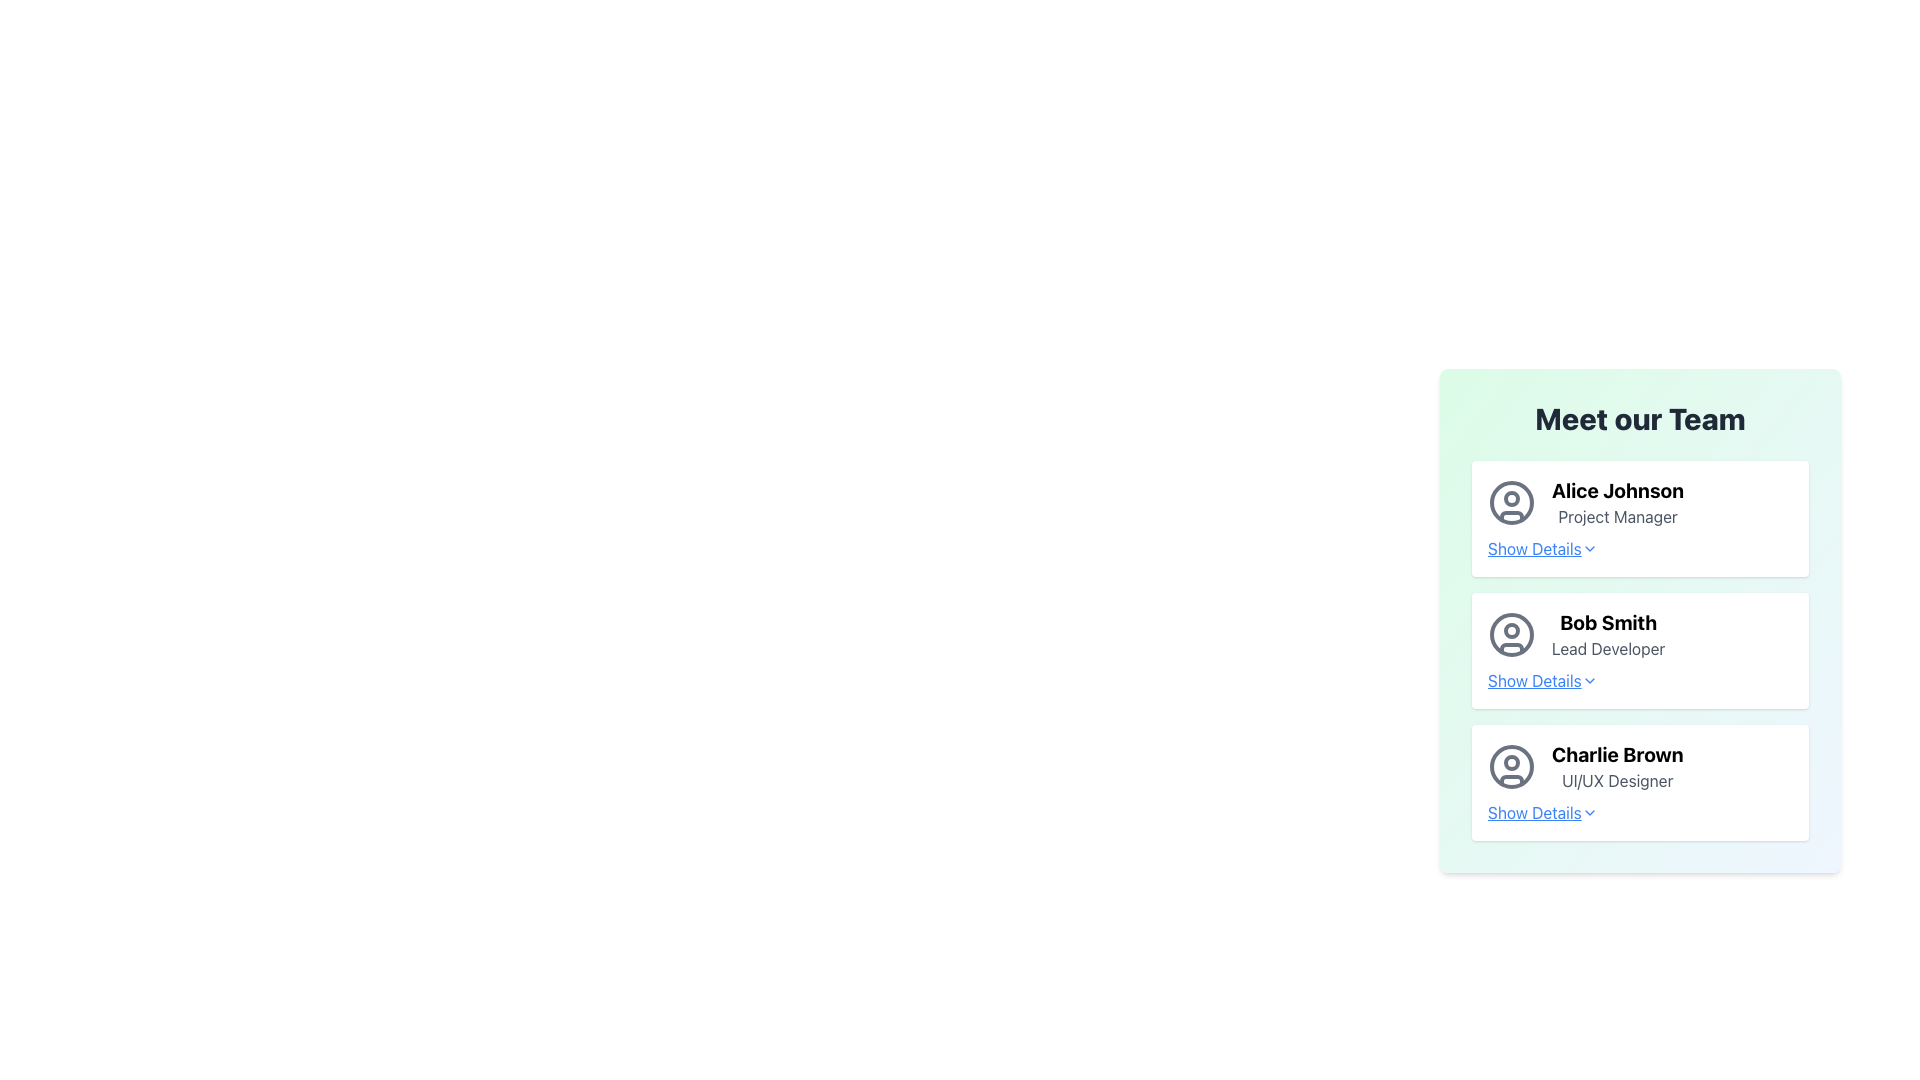  What do you see at coordinates (1640, 651) in the screenshot?
I see `the second team member profile in the 'Meet our Team' section` at bounding box center [1640, 651].